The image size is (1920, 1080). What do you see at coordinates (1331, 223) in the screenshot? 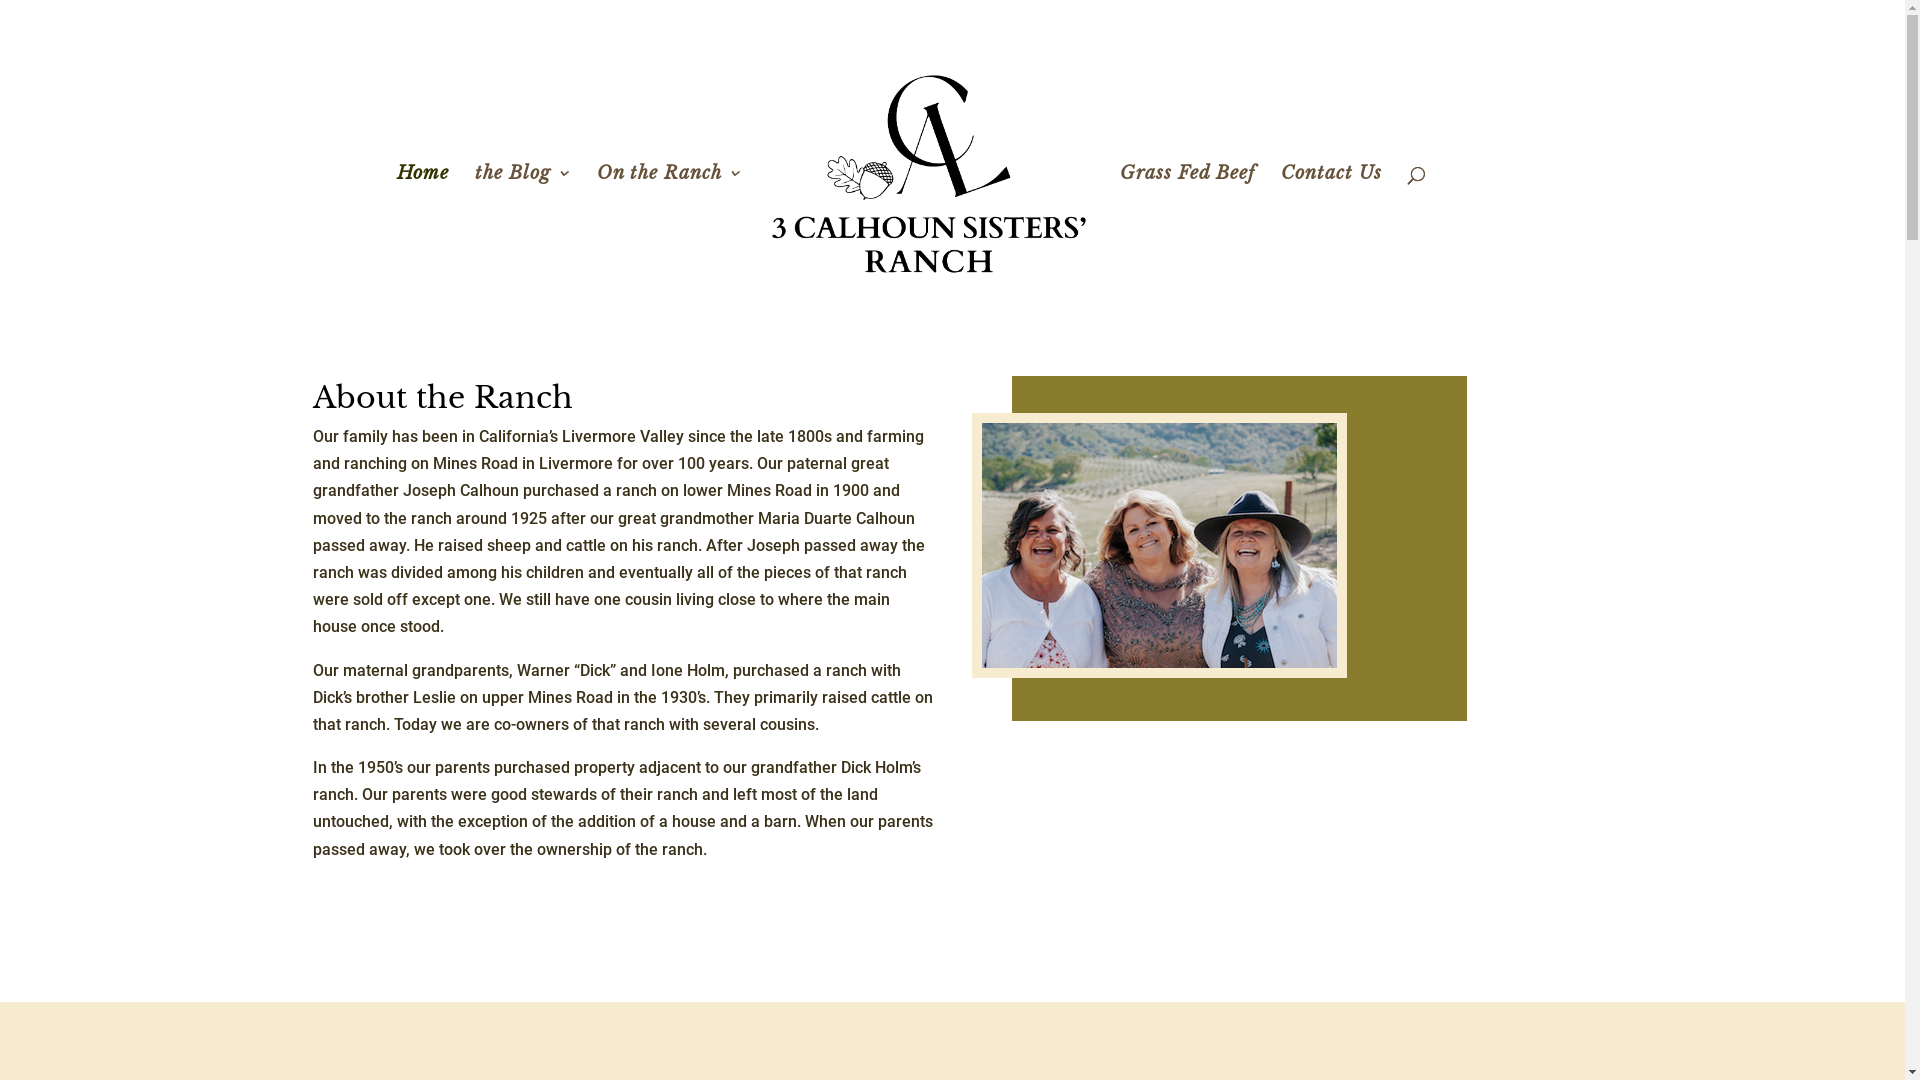
I see `'Contact Us'` at bounding box center [1331, 223].